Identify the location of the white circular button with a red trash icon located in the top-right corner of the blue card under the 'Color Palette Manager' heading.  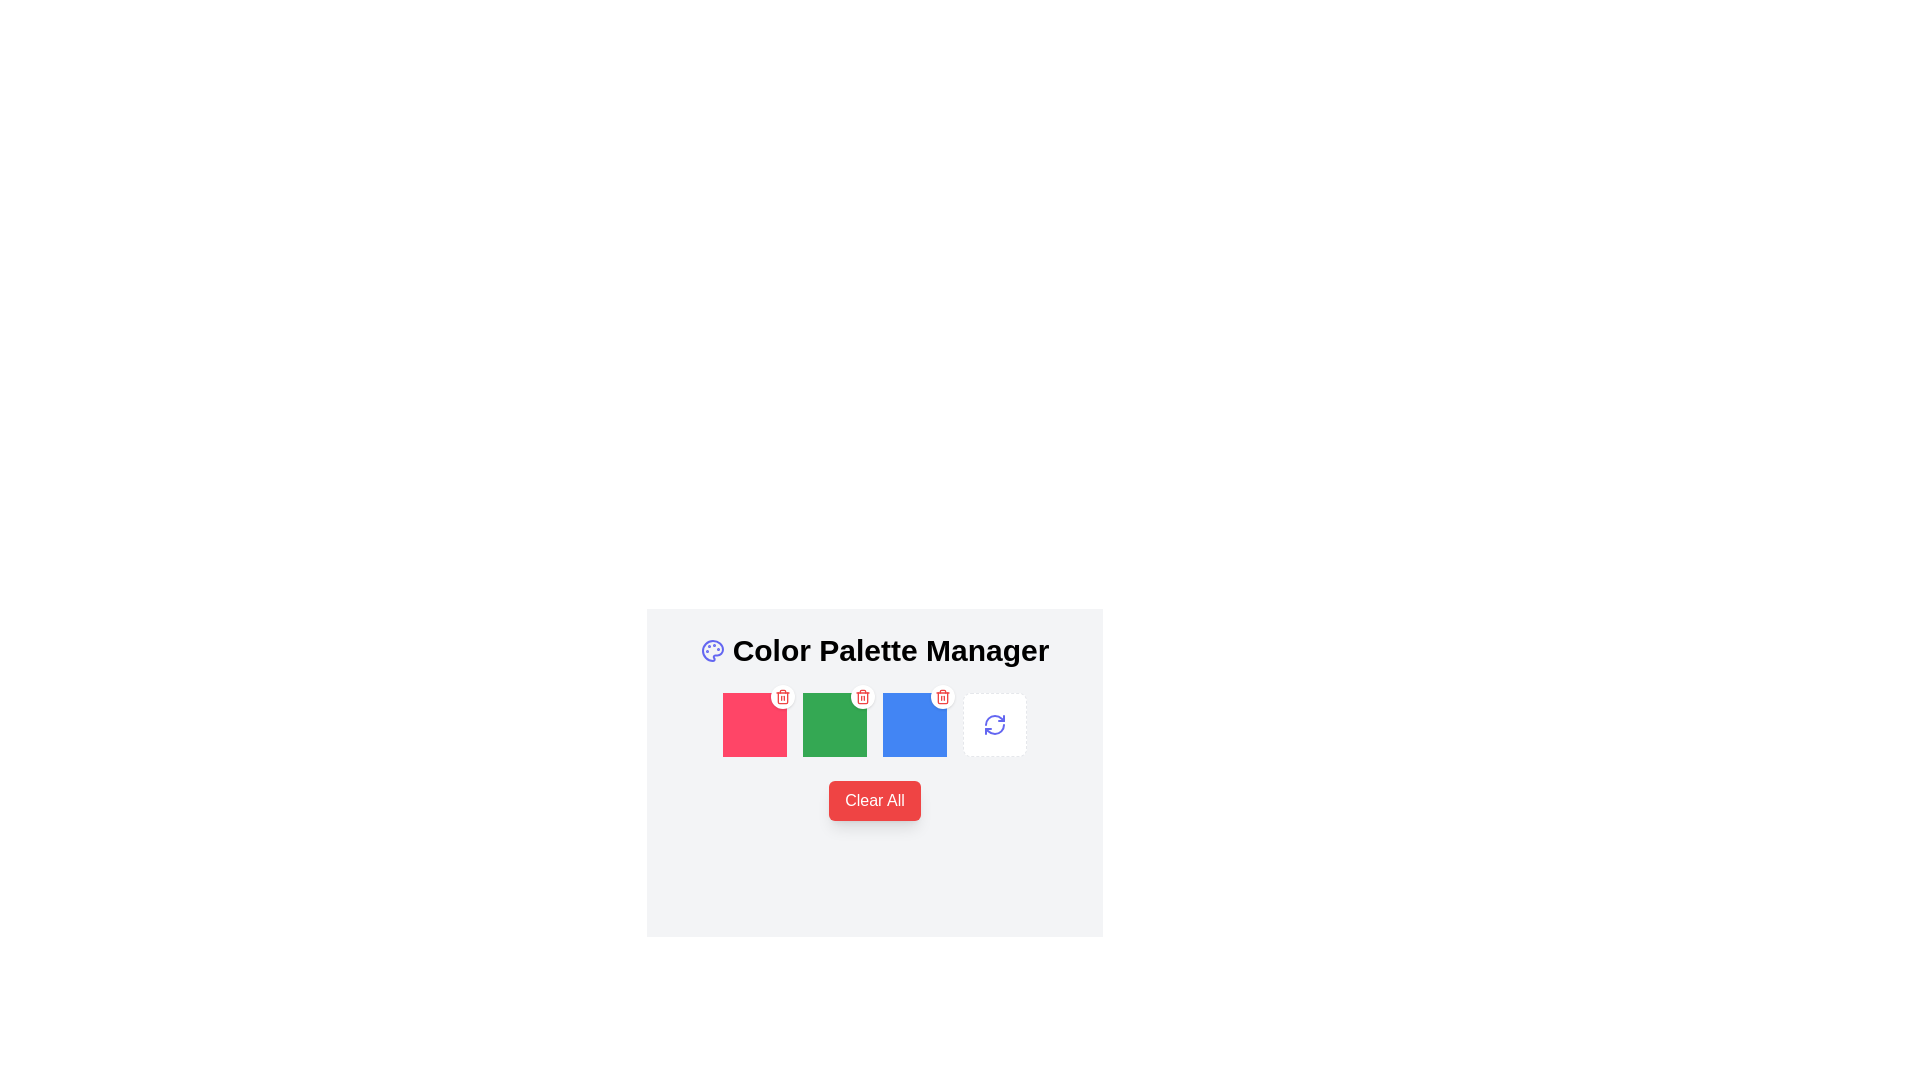
(941, 696).